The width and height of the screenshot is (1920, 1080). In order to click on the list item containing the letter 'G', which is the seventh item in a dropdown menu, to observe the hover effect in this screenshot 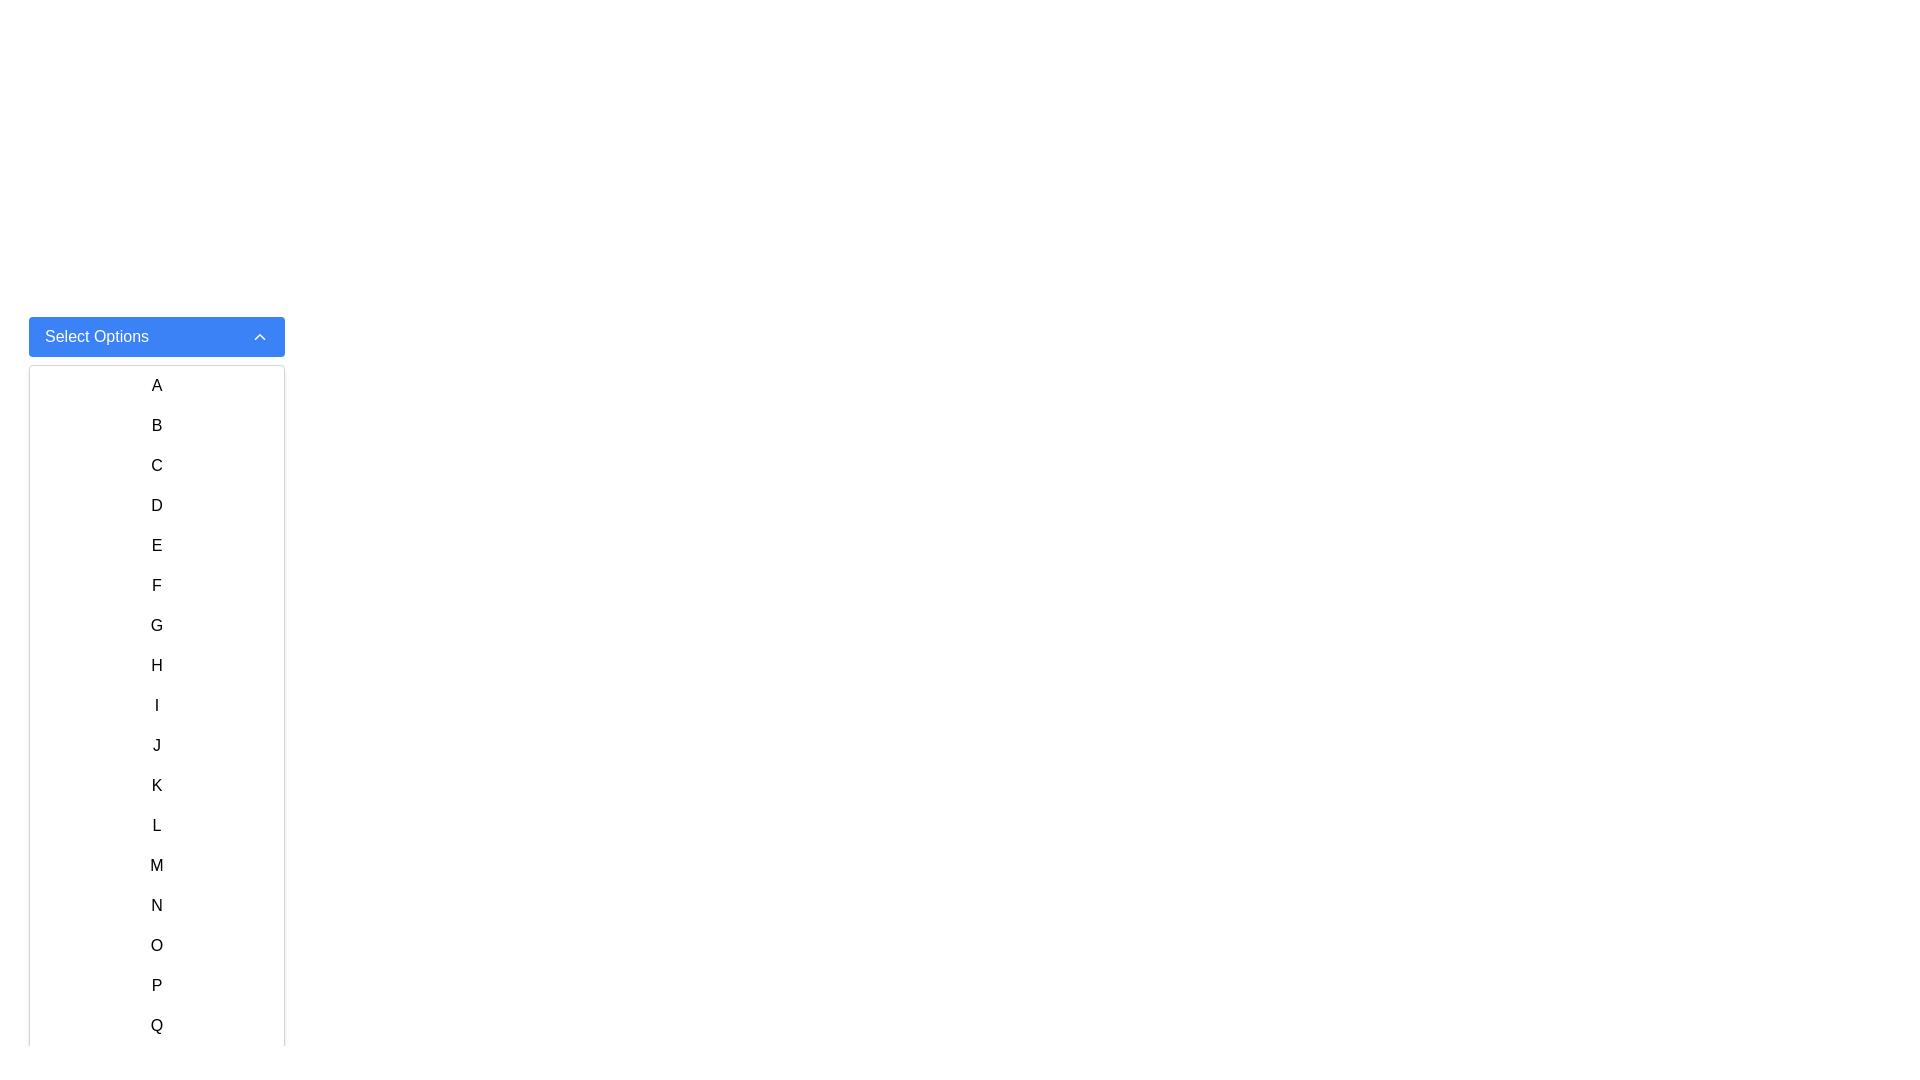, I will do `click(156, 624)`.